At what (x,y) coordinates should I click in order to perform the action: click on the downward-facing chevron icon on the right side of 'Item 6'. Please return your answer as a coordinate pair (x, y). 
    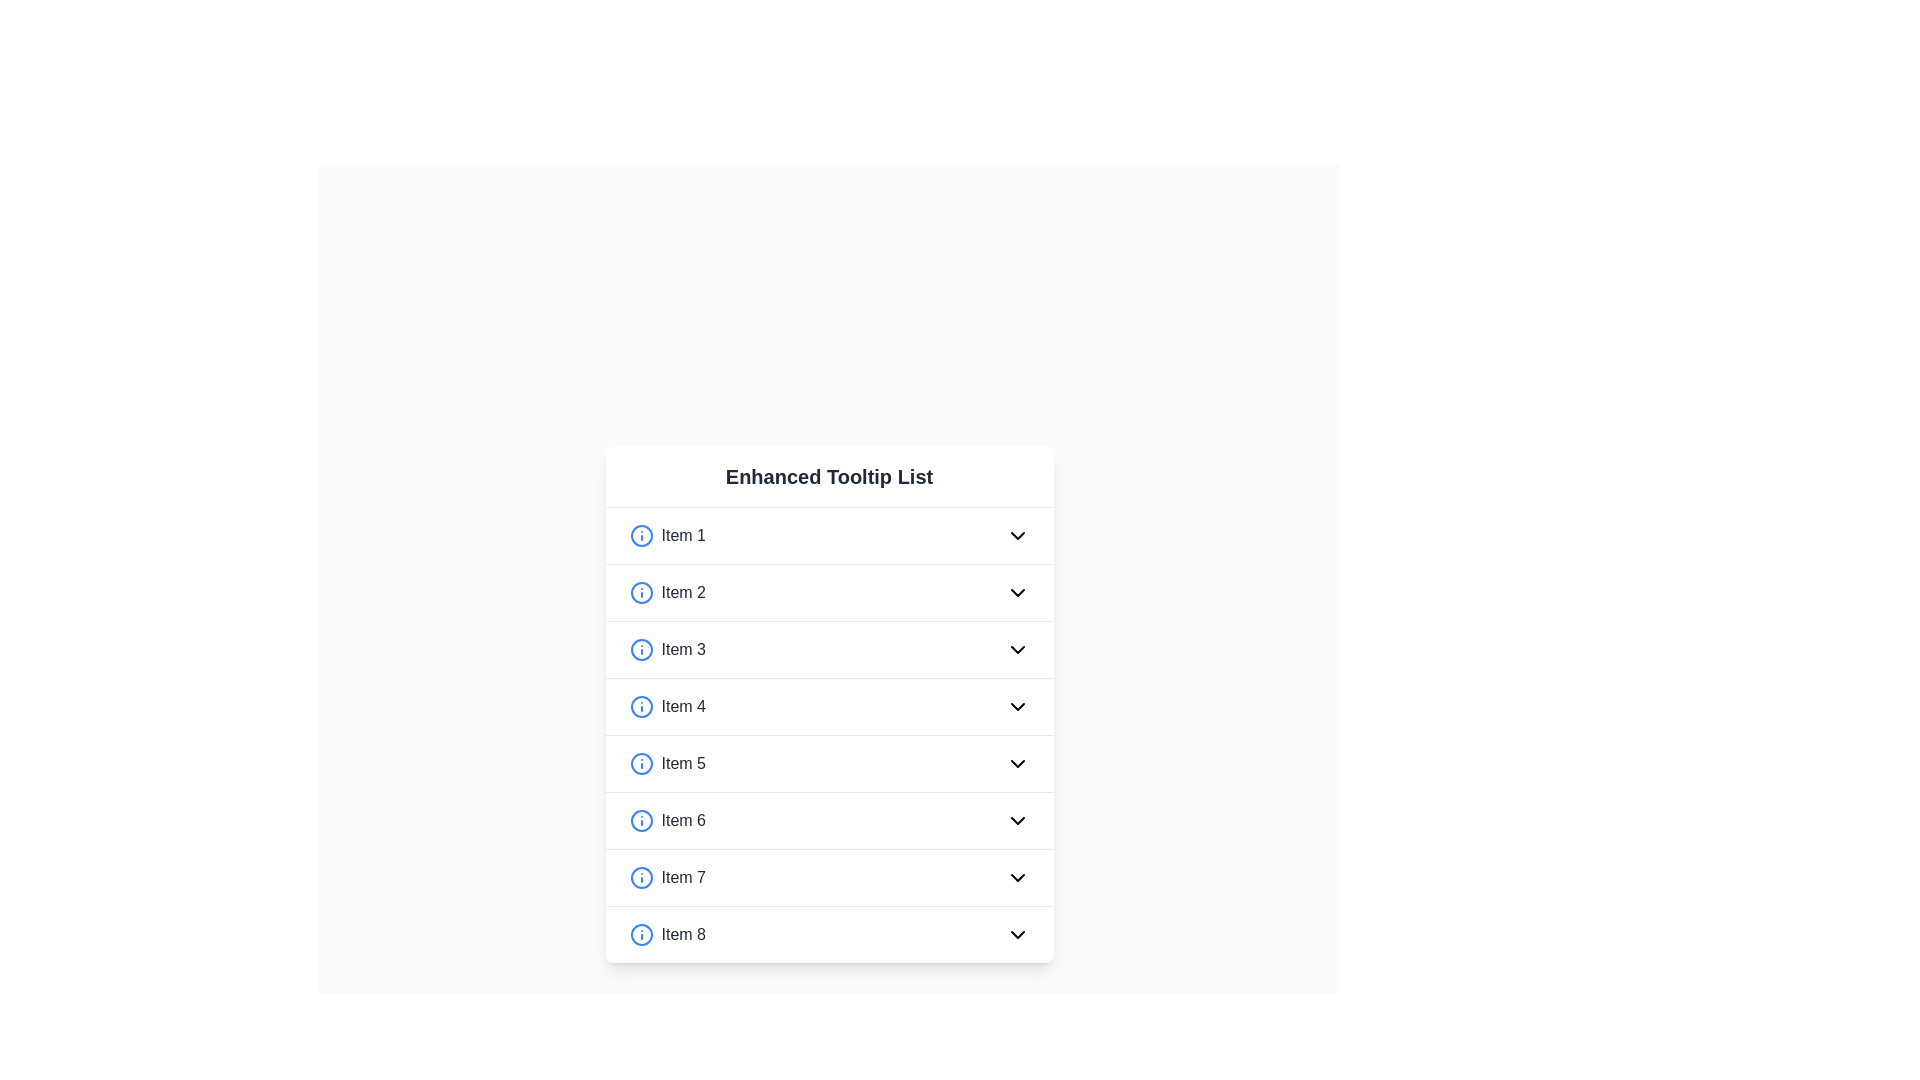
    Looking at the image, I should click on (1017, 821).